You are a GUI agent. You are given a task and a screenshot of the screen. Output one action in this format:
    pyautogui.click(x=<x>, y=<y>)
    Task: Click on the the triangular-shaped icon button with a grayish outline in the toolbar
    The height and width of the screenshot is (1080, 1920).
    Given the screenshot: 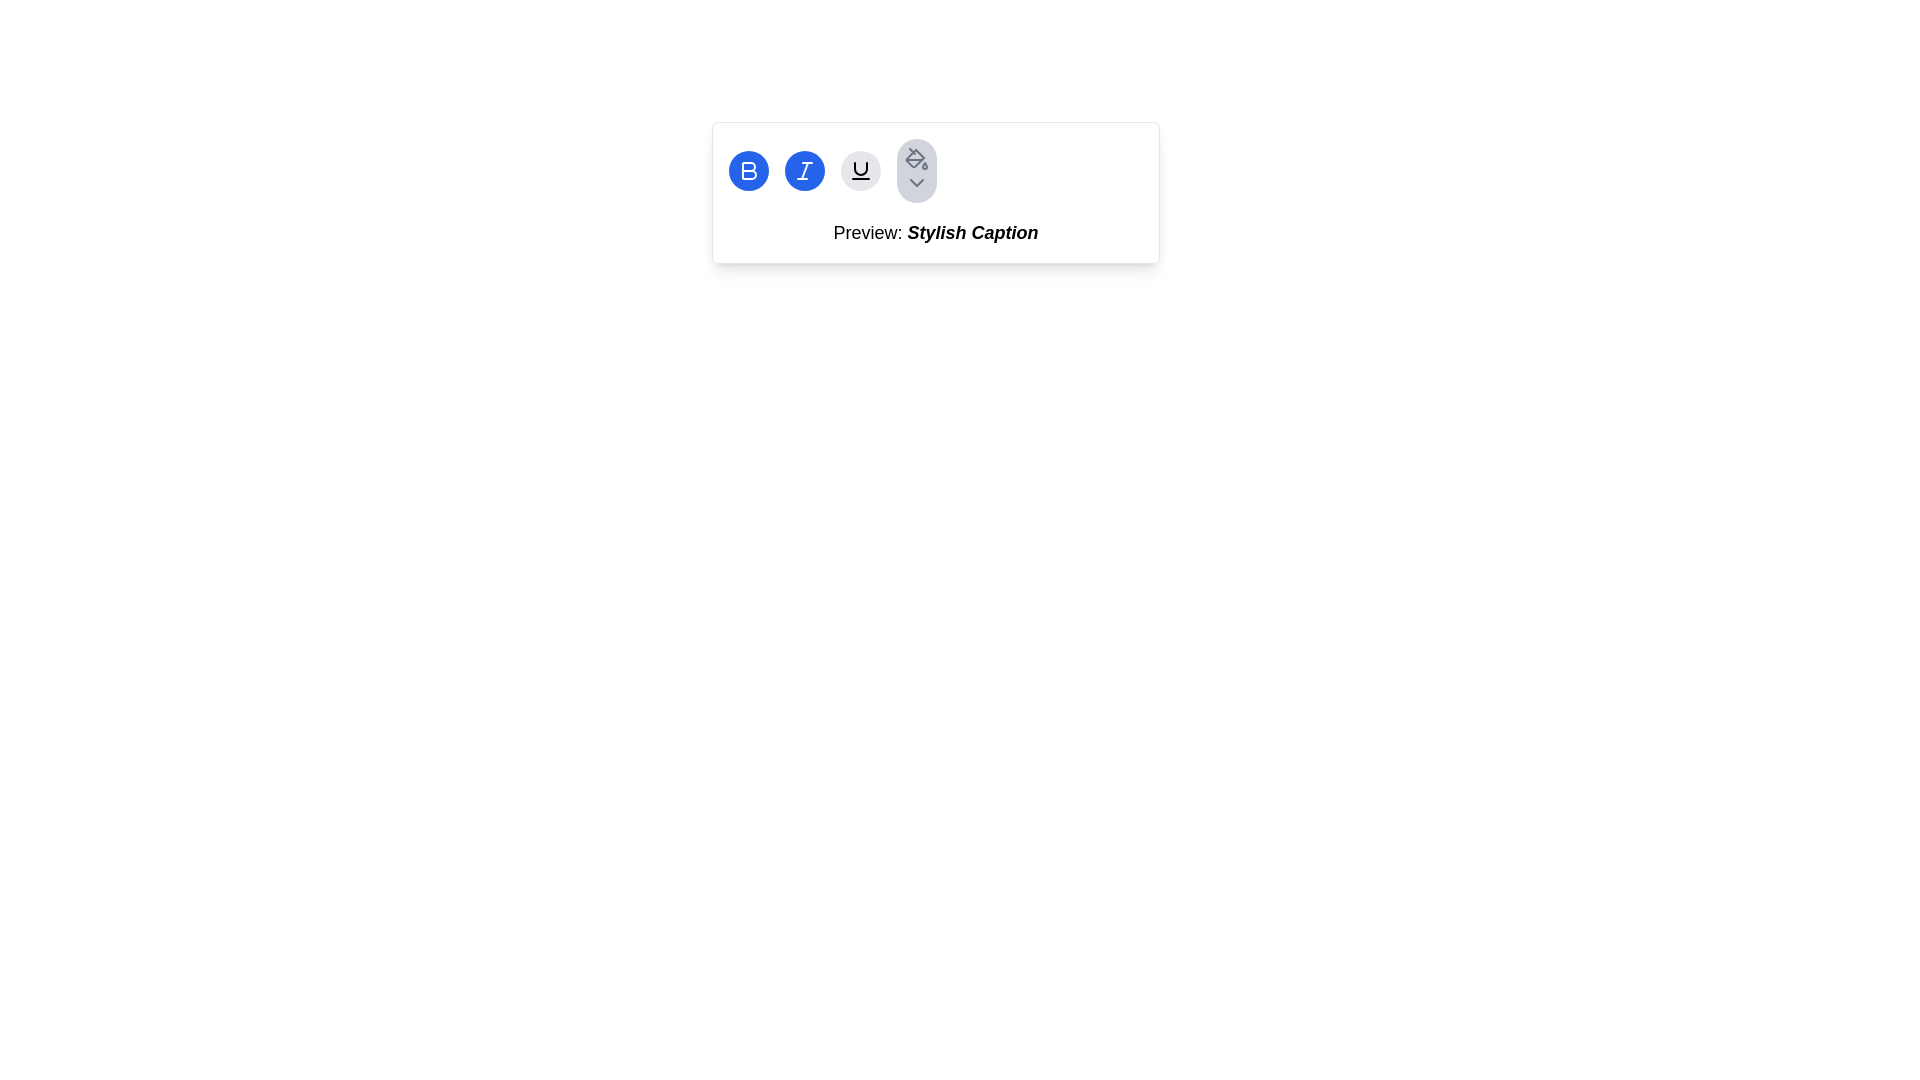 What is the action you would take?
    pyautogui.click(x=914, y=157)
    